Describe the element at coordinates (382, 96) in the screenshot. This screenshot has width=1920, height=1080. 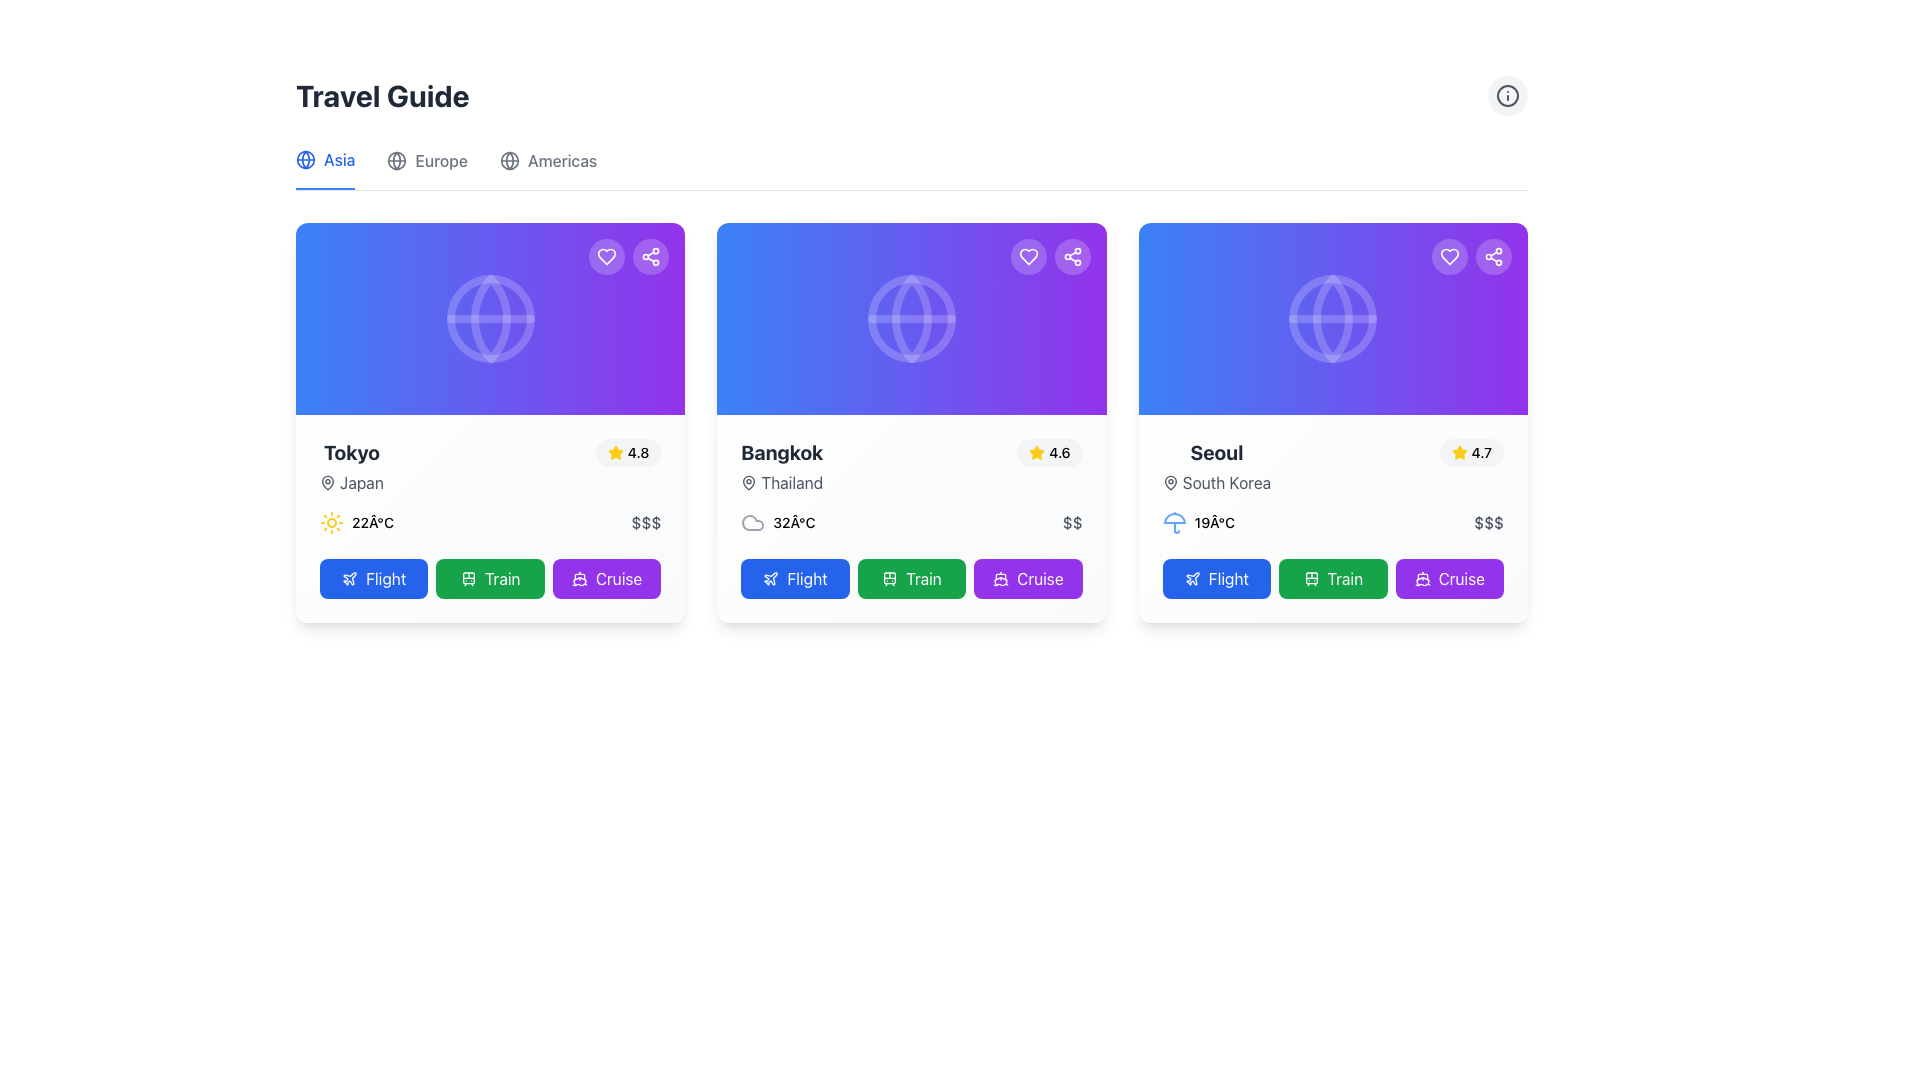
I see `text of the header element located at the upper-left section of the interface, which serves as the title for the content area` at that location.